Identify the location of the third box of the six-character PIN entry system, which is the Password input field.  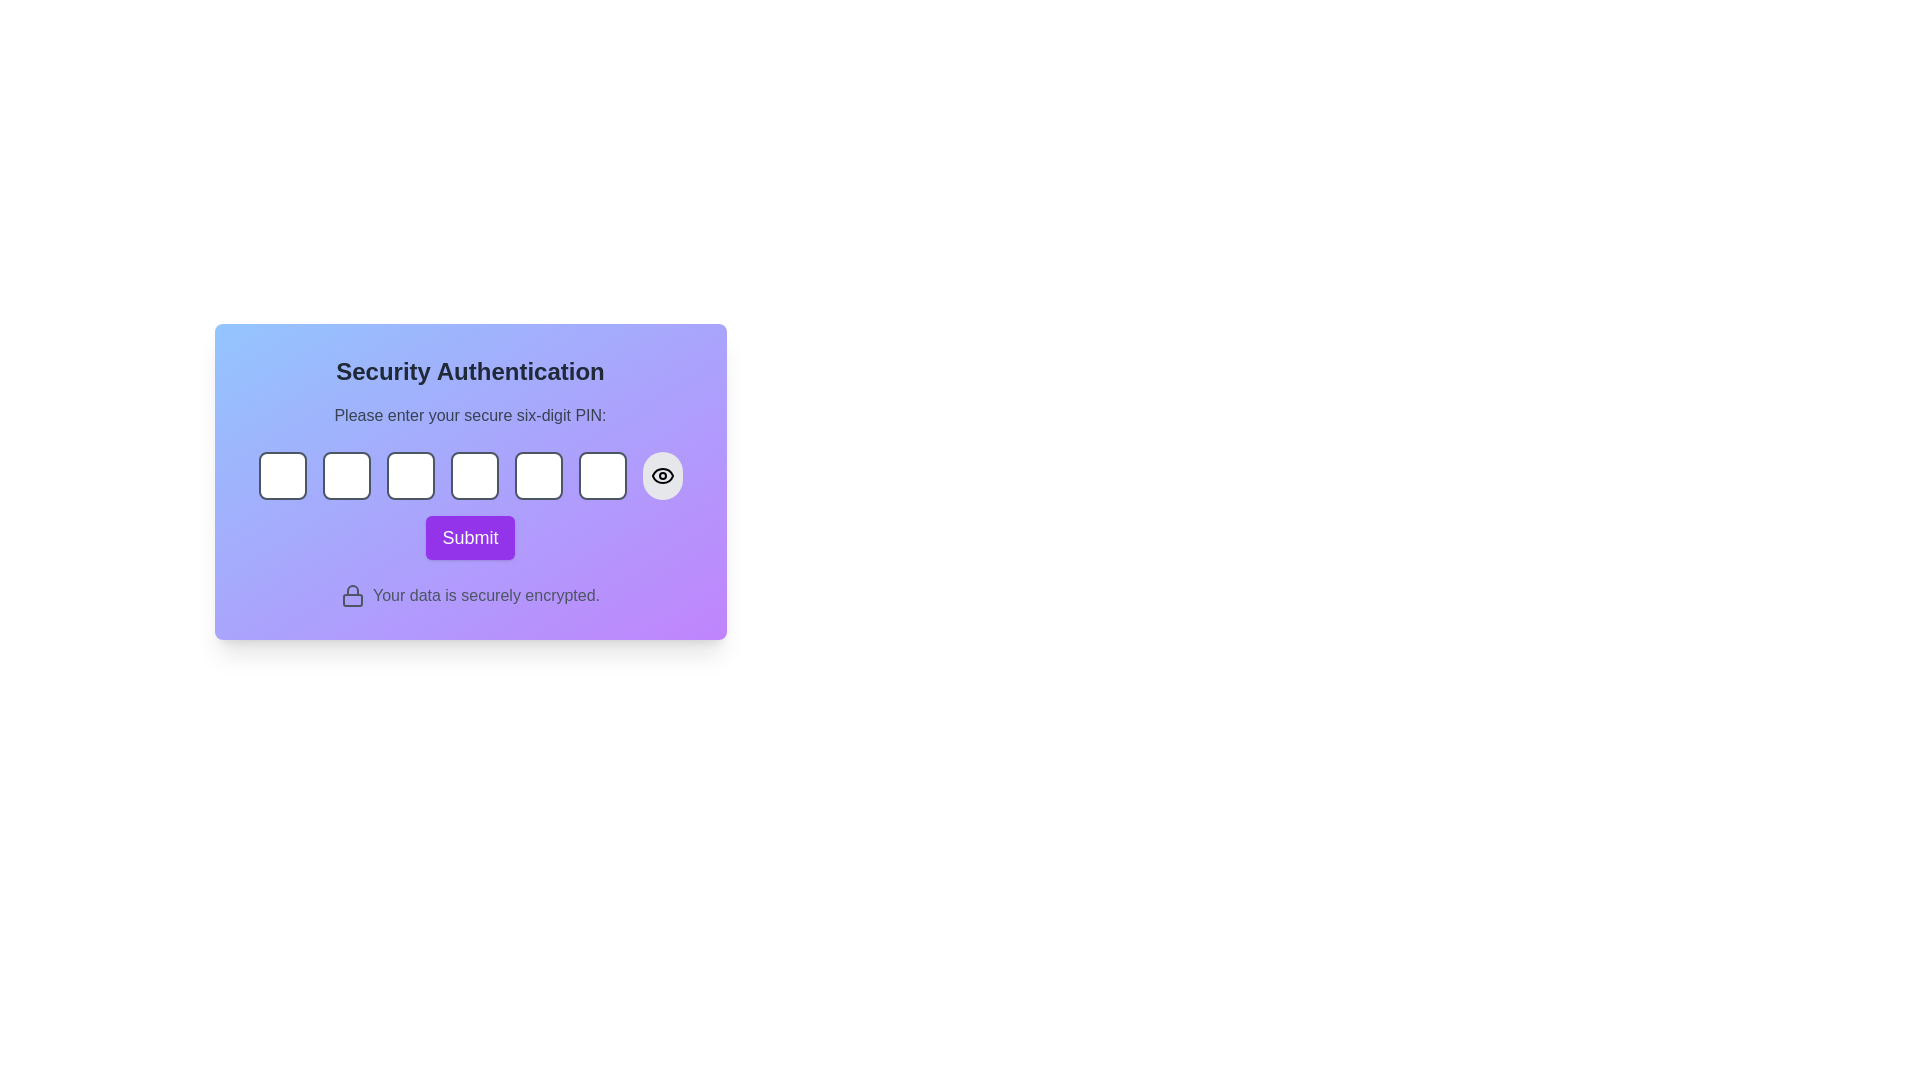
(409, 475).